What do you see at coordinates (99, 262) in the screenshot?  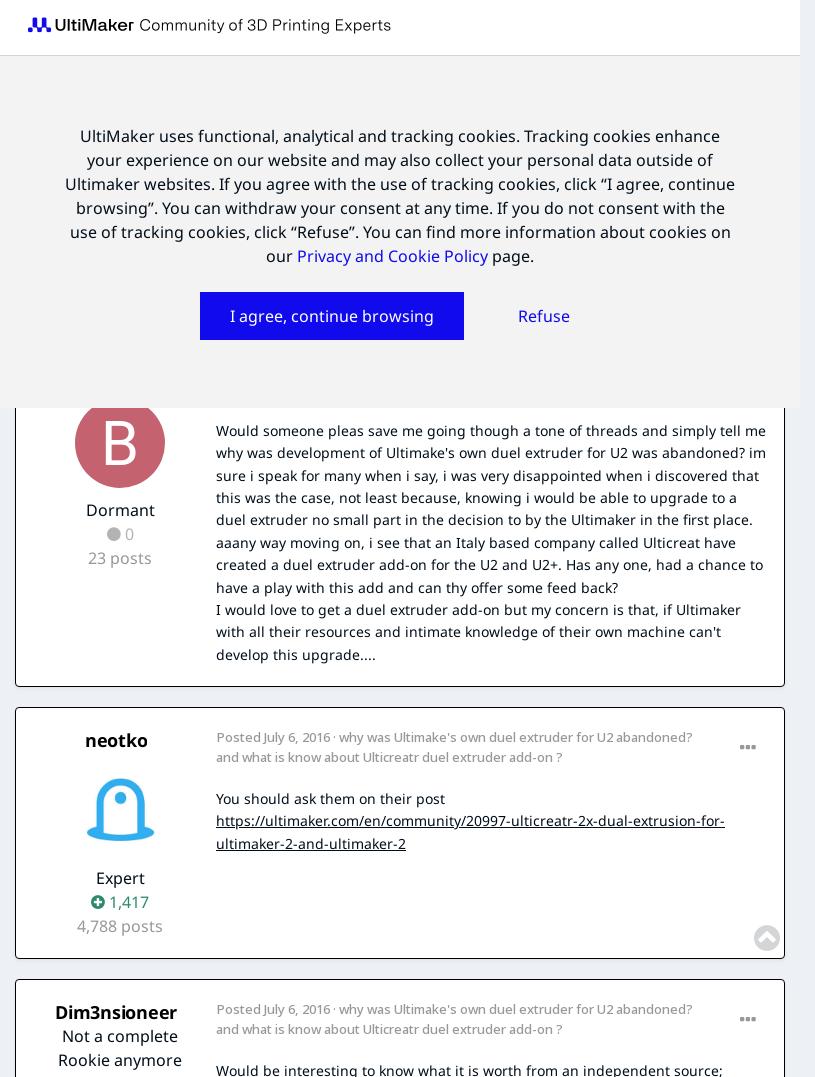 I see `'By'` at bounding box center [99, 262].